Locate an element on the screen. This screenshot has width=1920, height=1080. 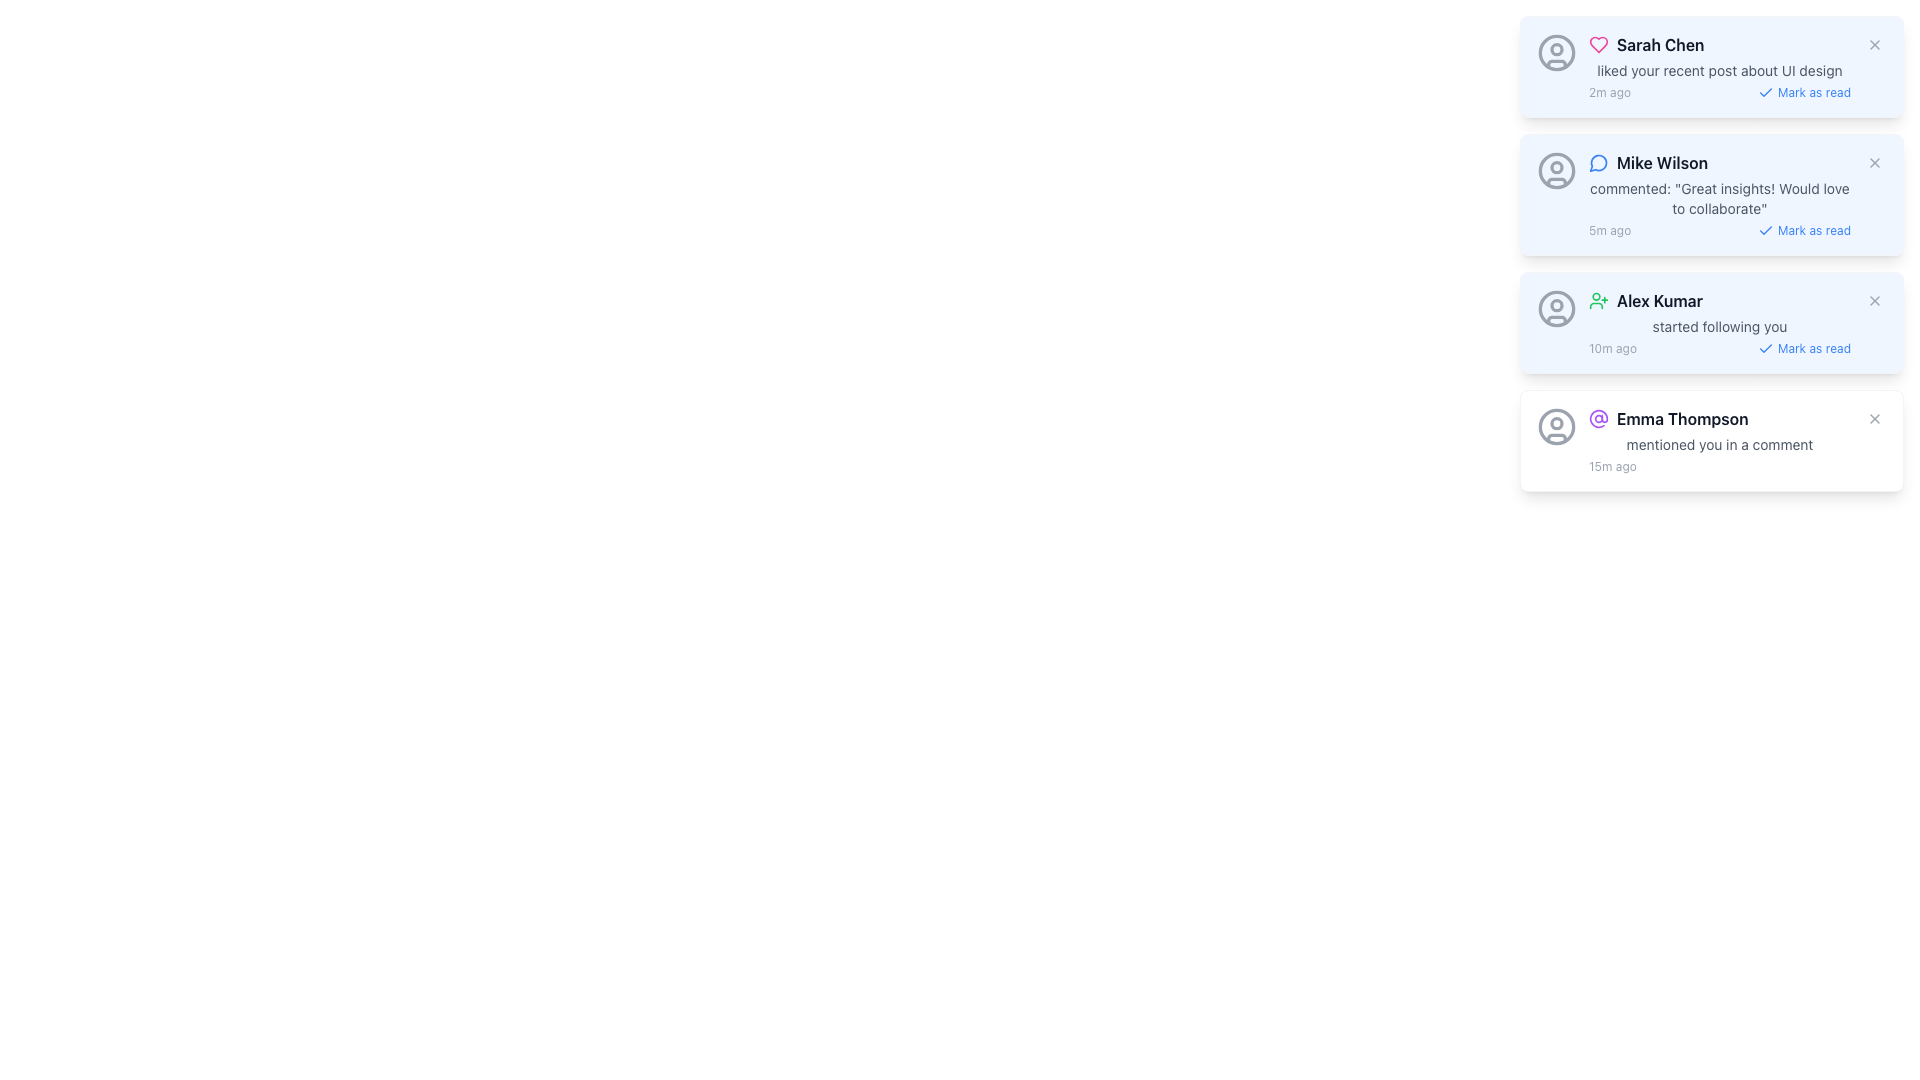
the close icon button located in the top-right corner of the first notification item next to 'Sarah Chen' is located at coordinates (1874, 45).